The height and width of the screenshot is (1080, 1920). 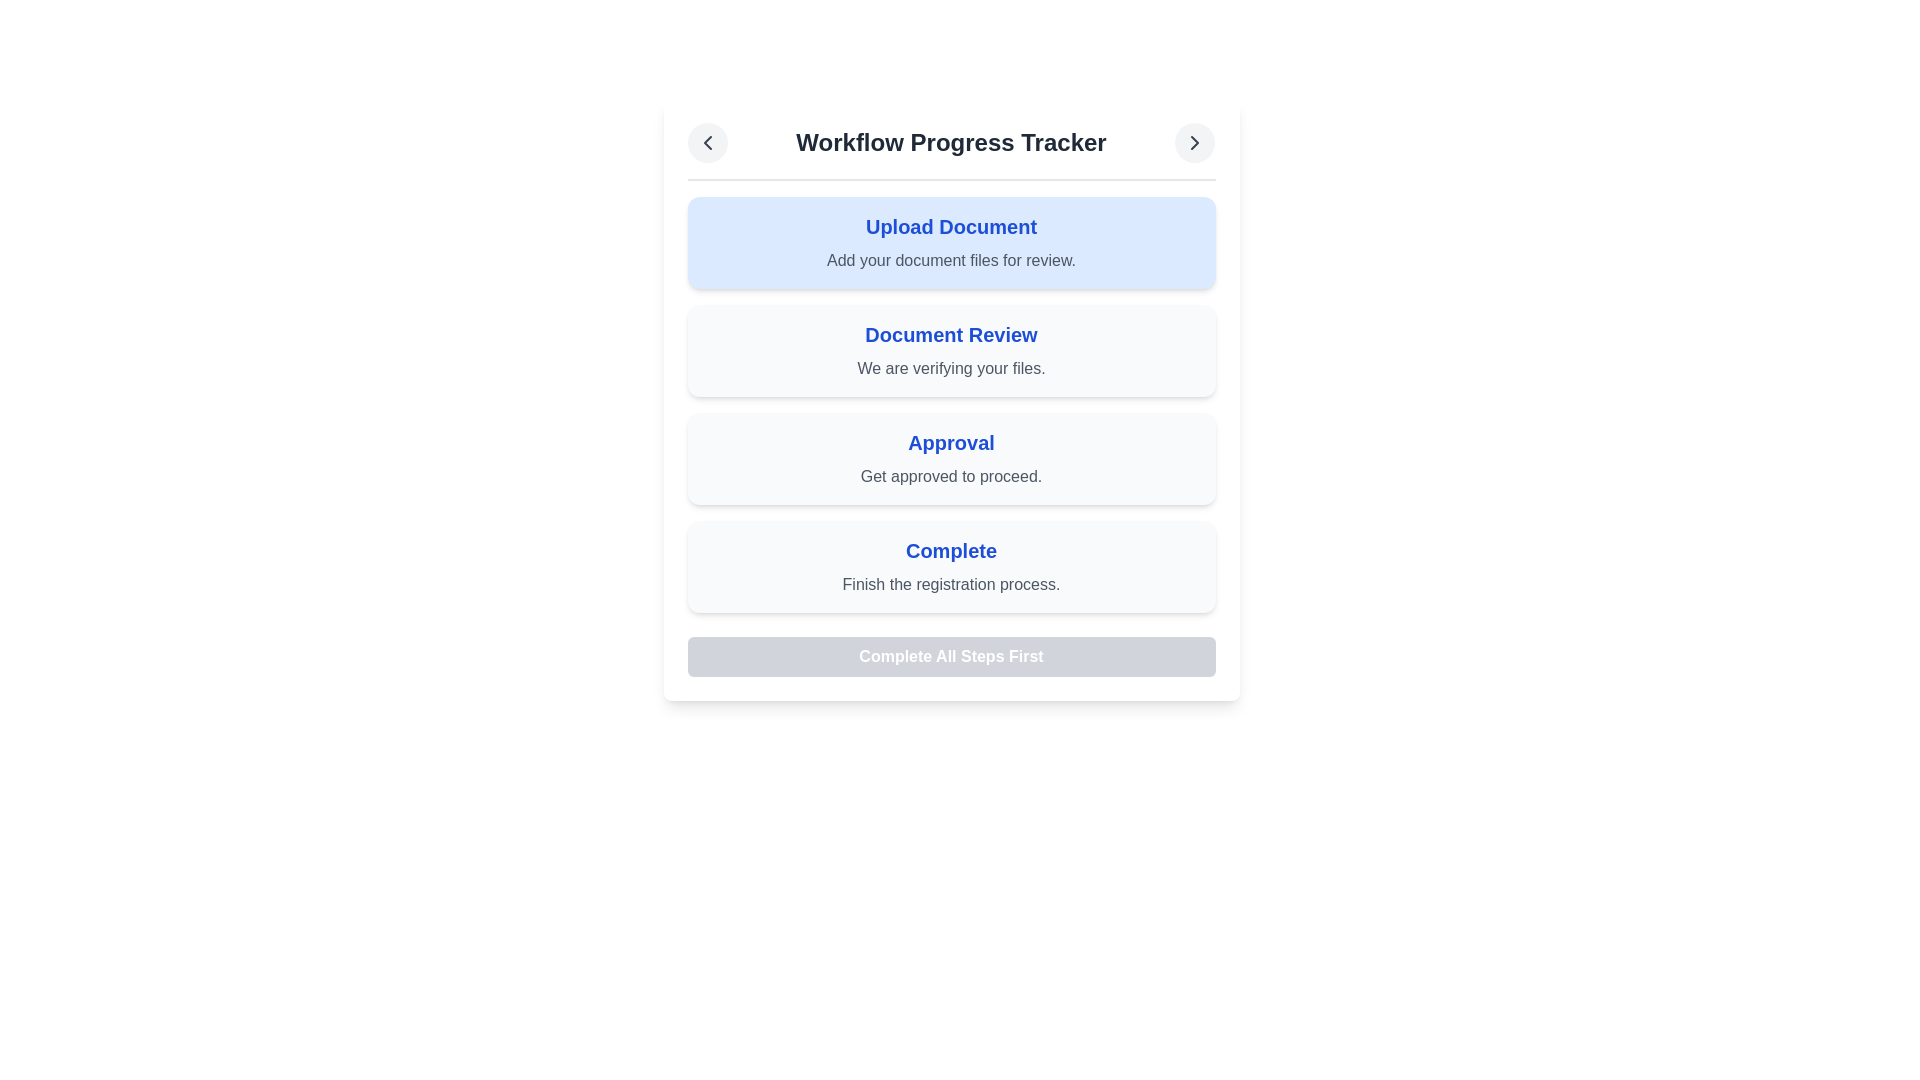 What do you see at coordinates (950, 260) in the screenshot?
I see `informational text label that says 'Add your document files for review.' which is styled in gray and positioned beneath the 'Upload Document' title inside a light blue card` at bounding box center [950, 260].